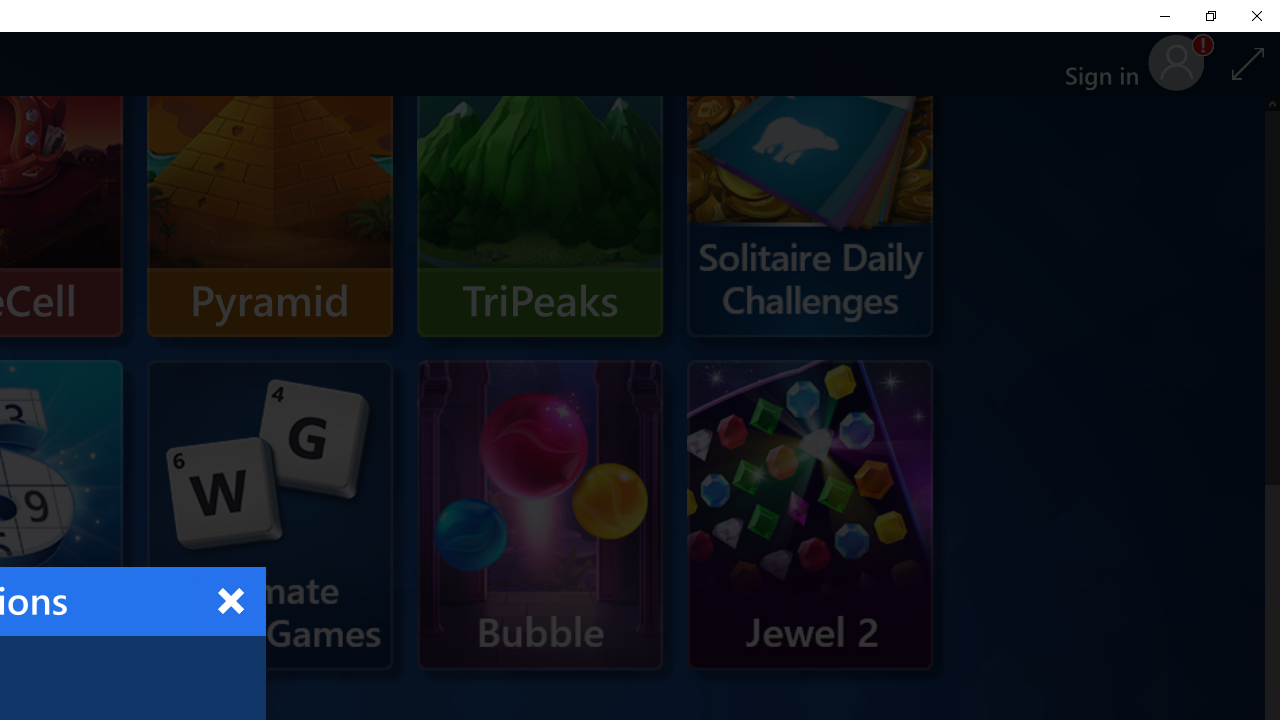 This screenshot has height=720, width=1280. What do you see at coordinates (810, 514) in the screenshot?
I see `'Microsoft Jewel 2'` at bounding box center [810, 514].